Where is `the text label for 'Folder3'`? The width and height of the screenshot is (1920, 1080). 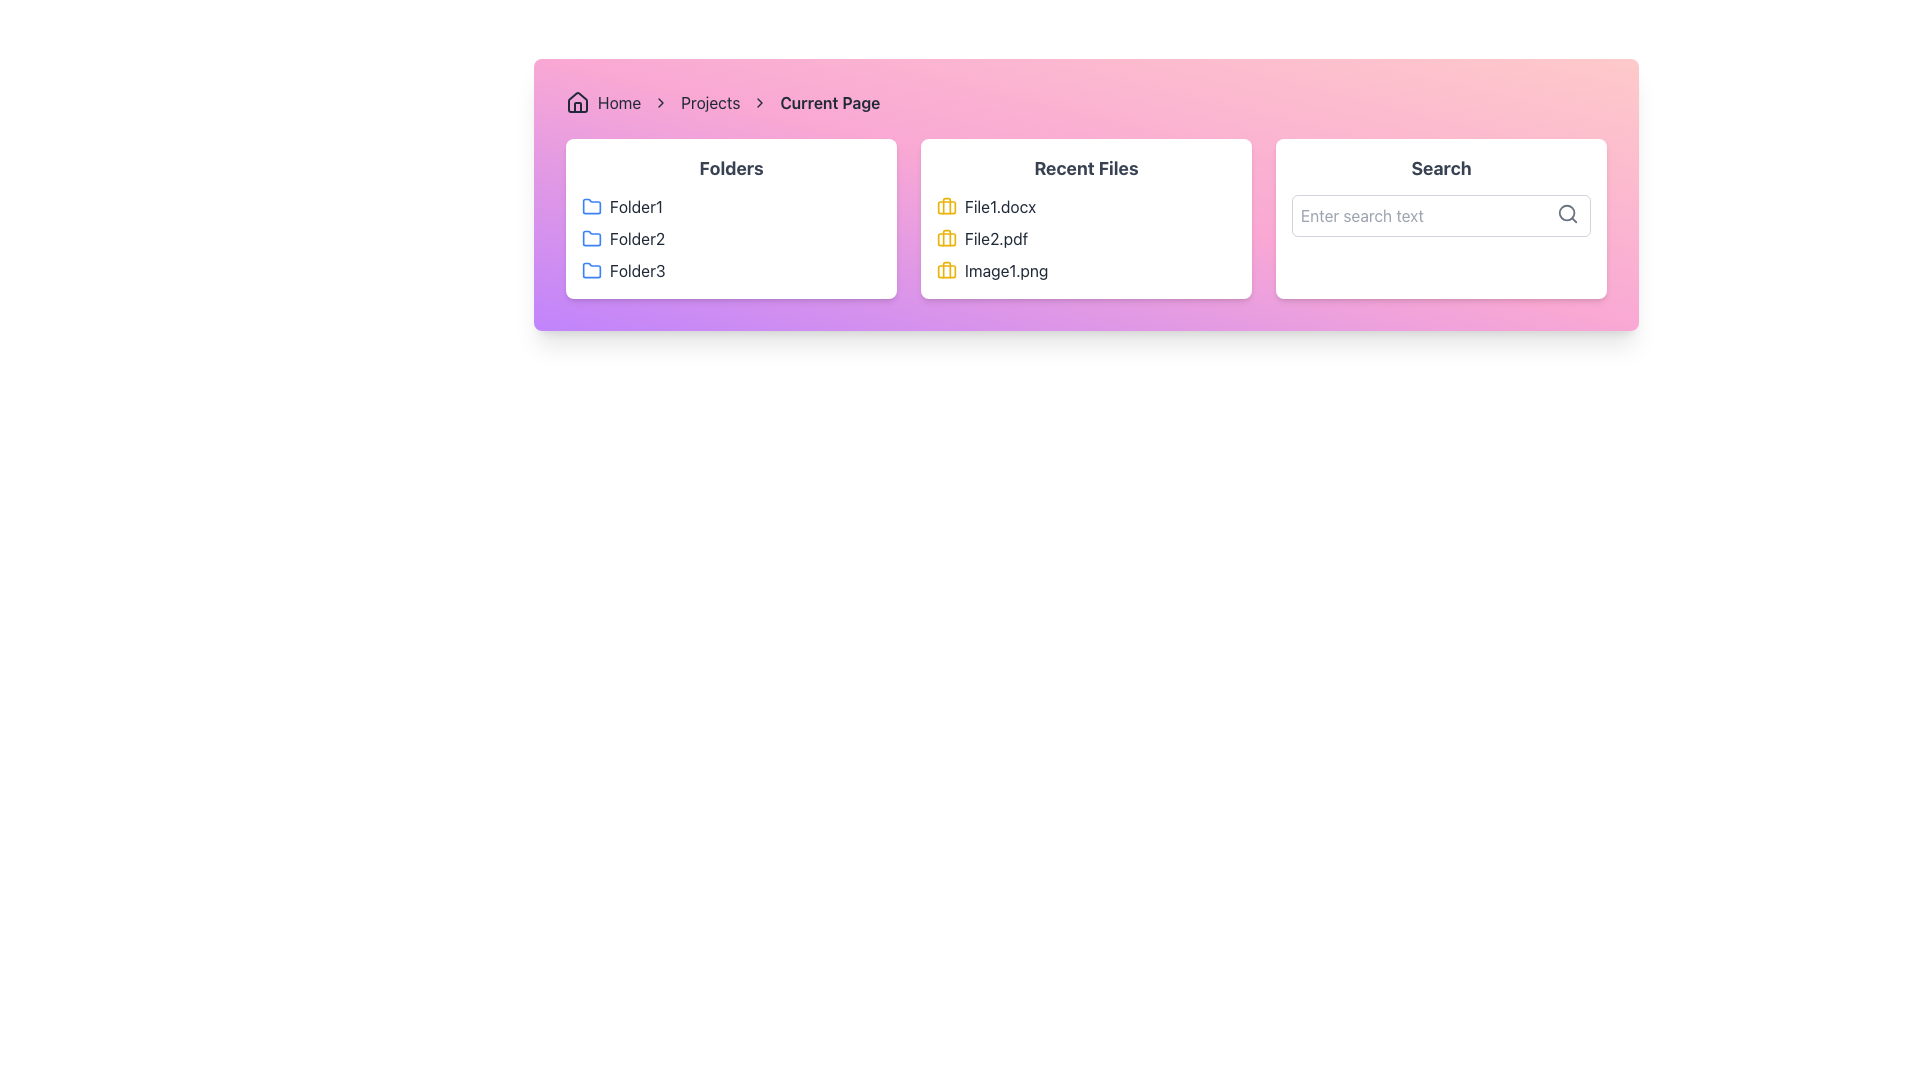
the text label for 'Folder3' is located at coordinates (636, 270).